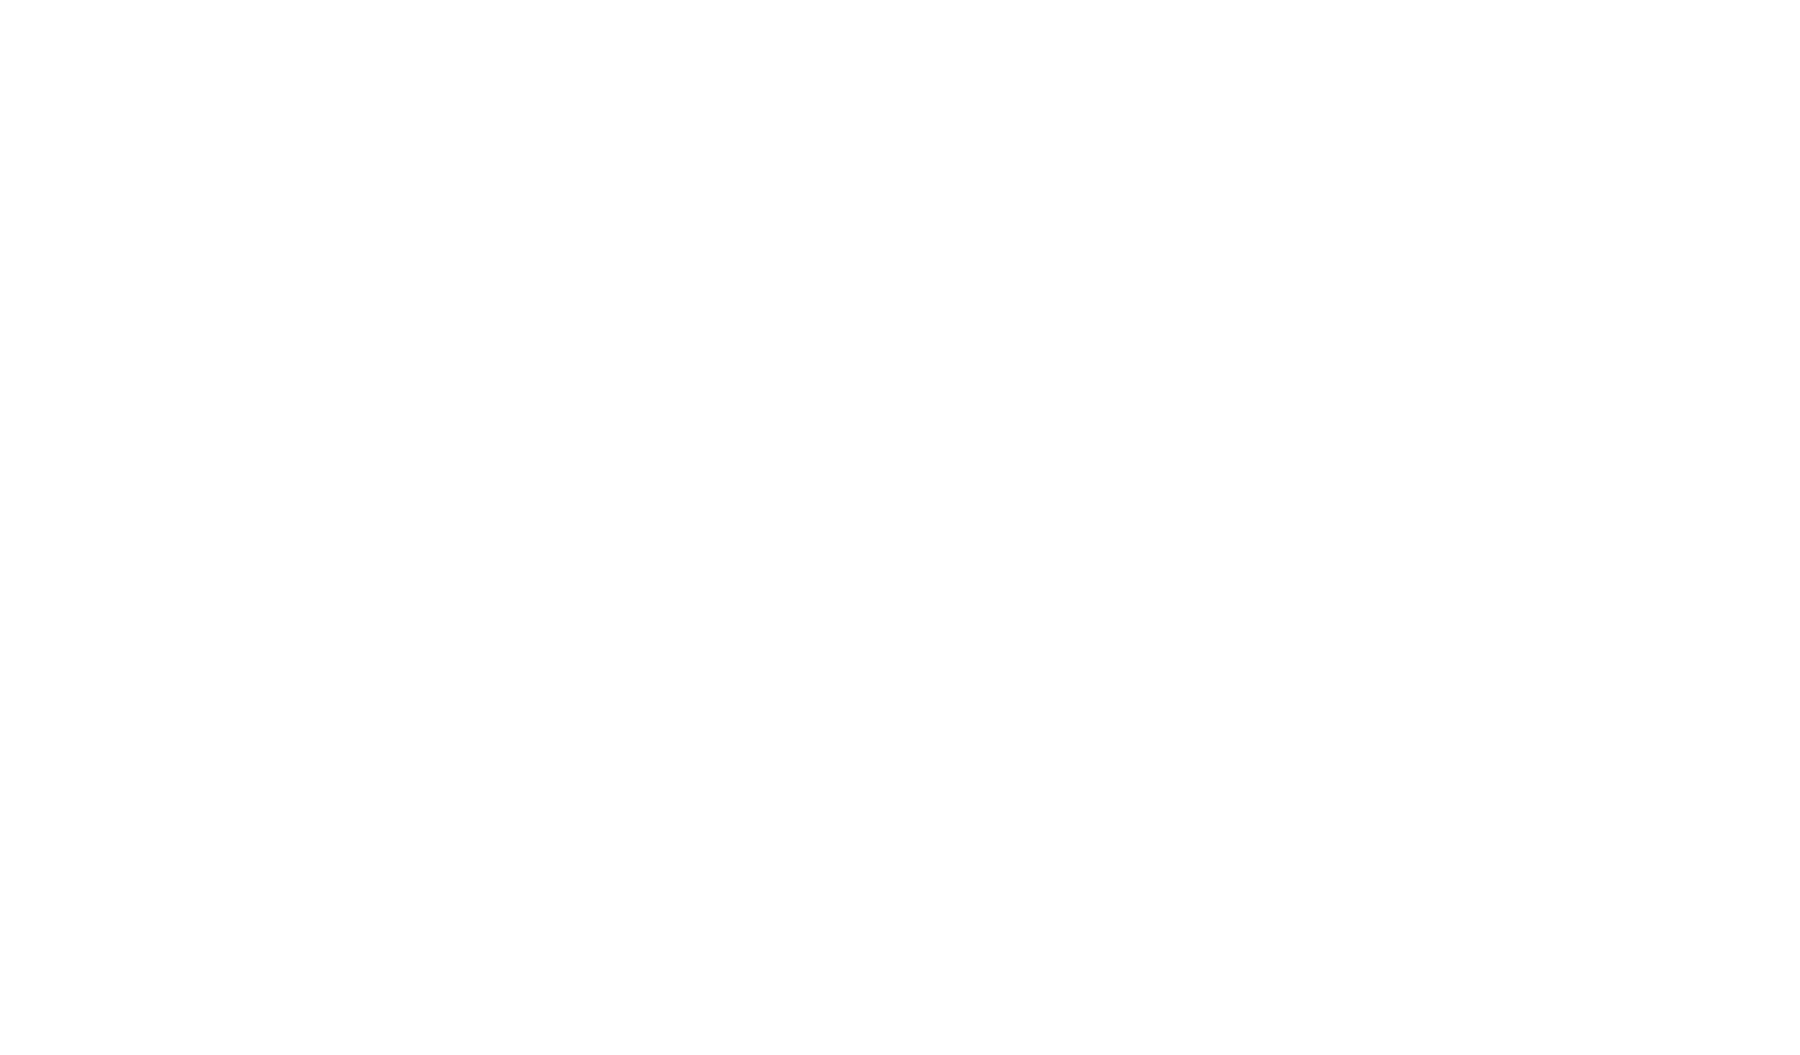  Describe the element at coordinates (516, 728) in the screenshot. I see `'What an amazing product X8 welder is very helpful and advanced.'` at that location.